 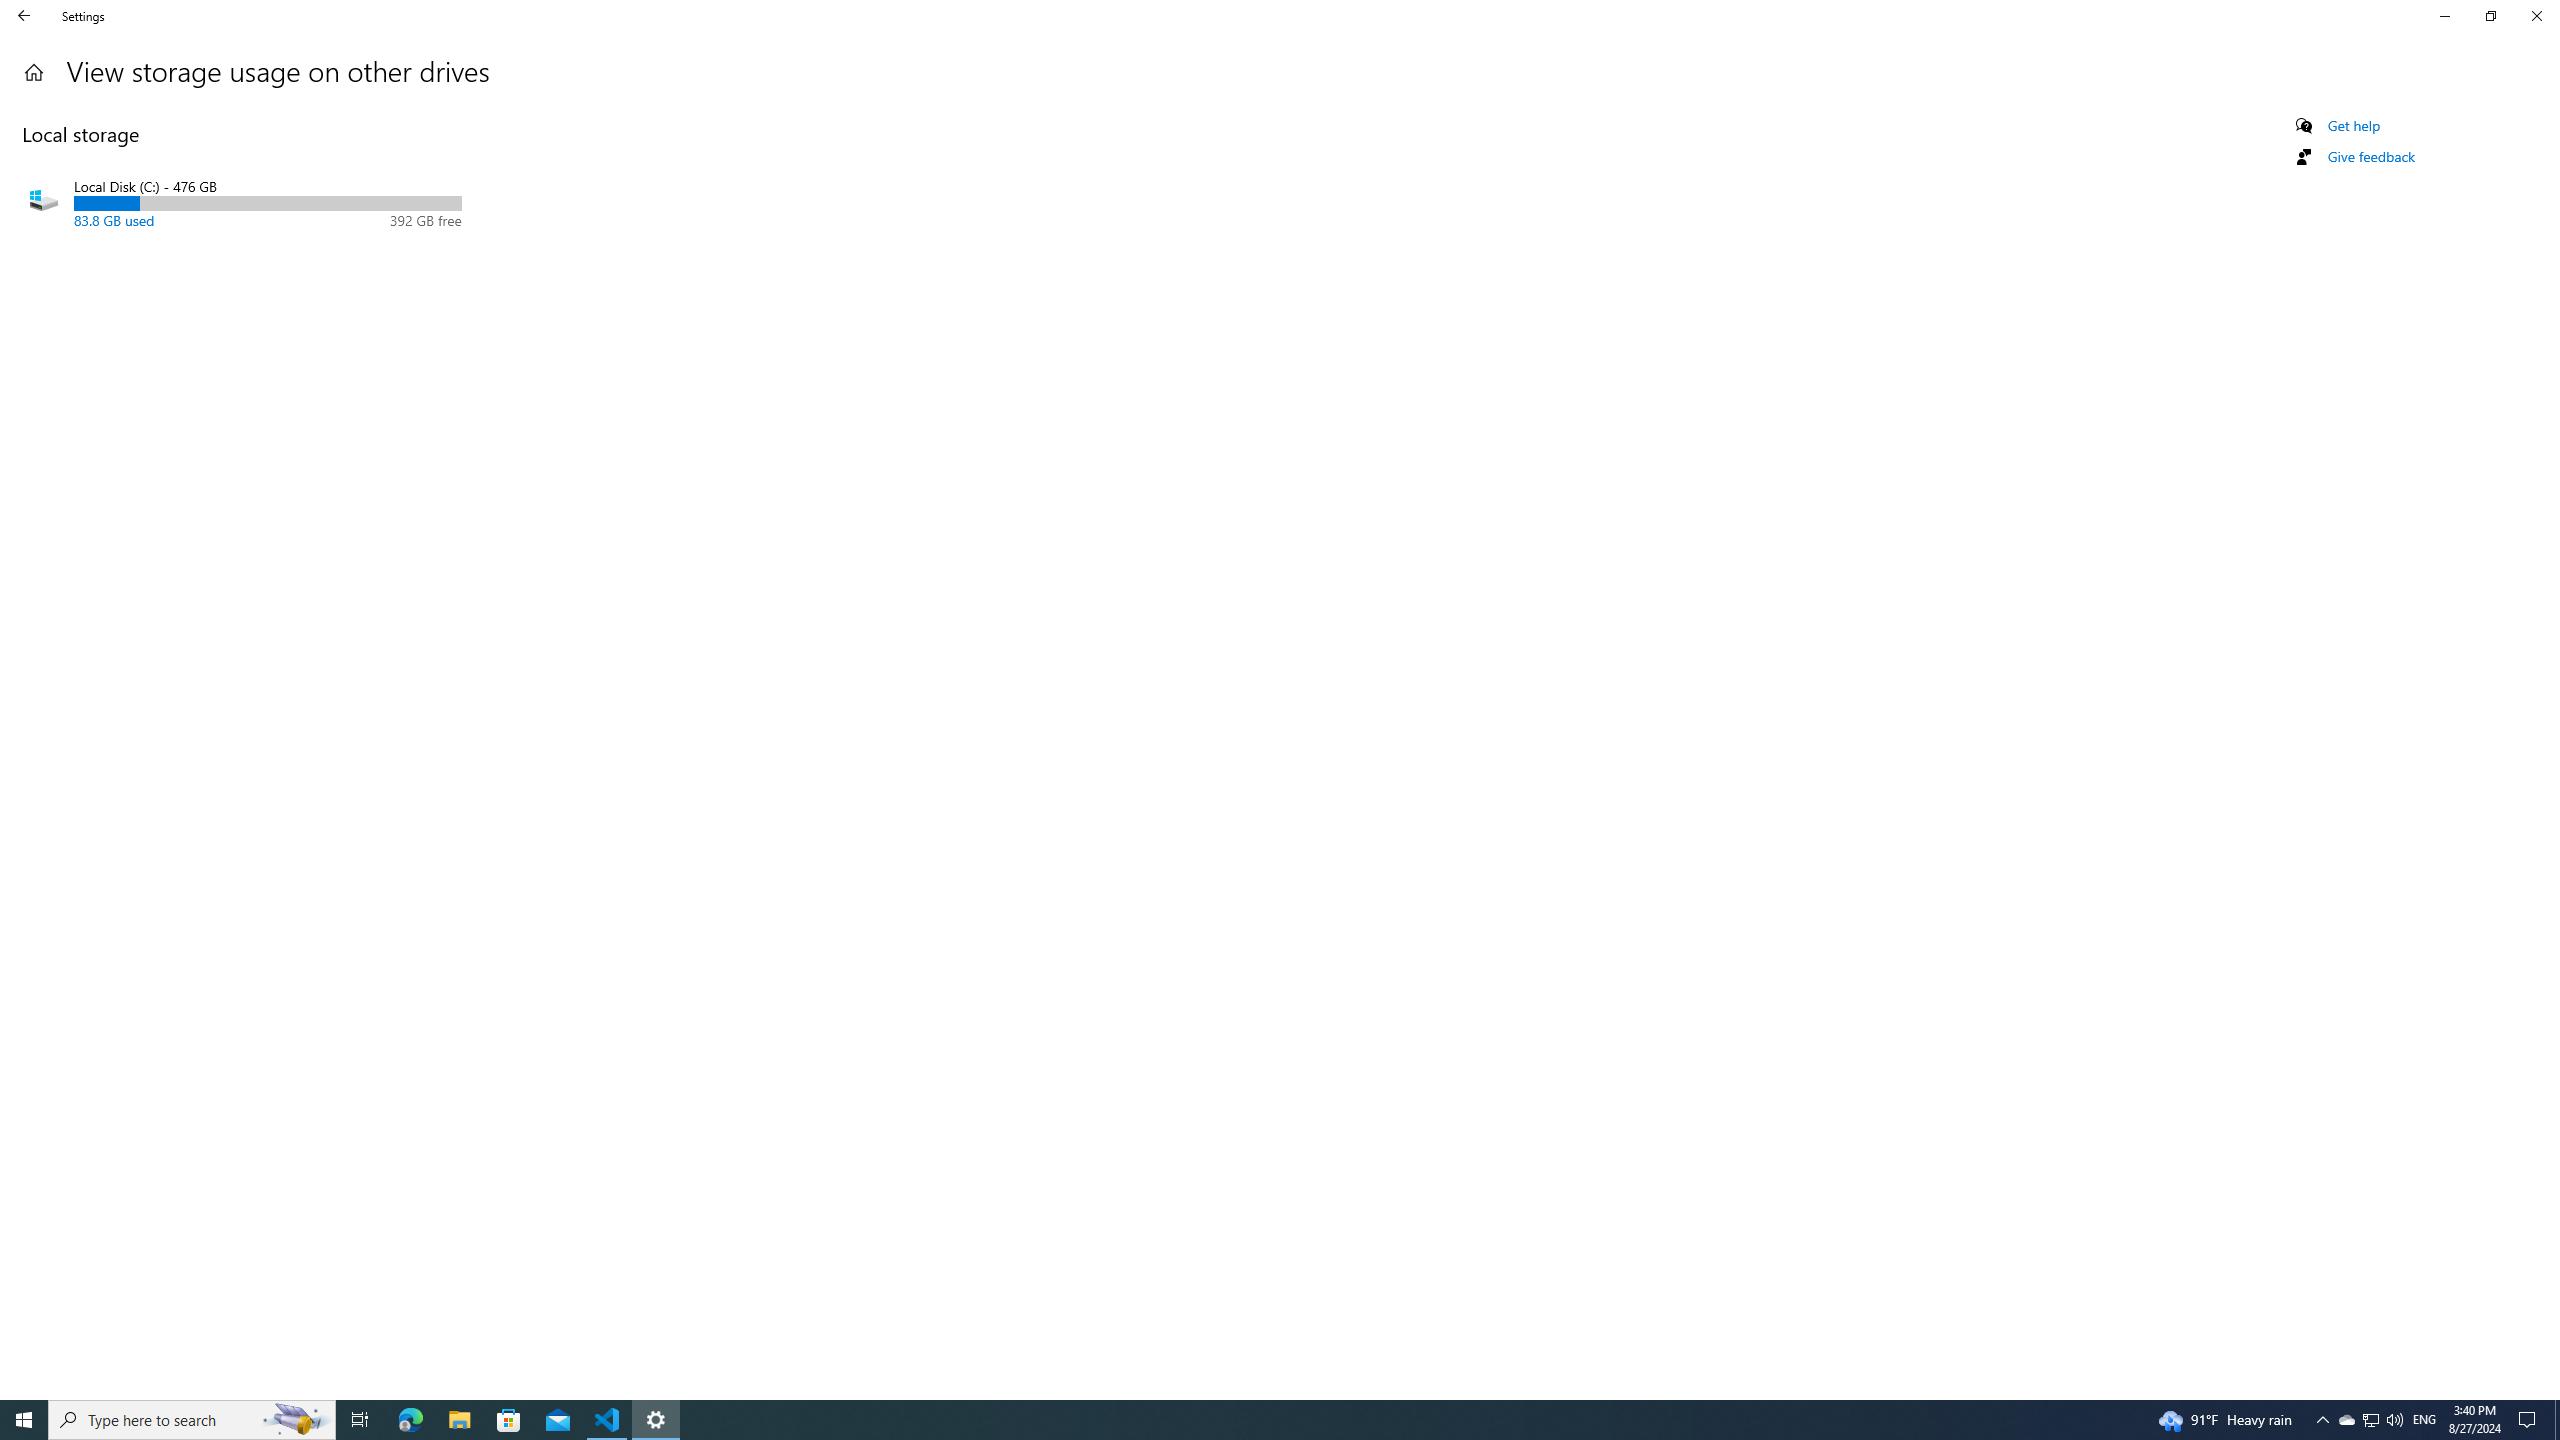 What do you see at coordinates (24, 15) in the screenshot?
I see `'Home'` at bounding box center [24, 15].